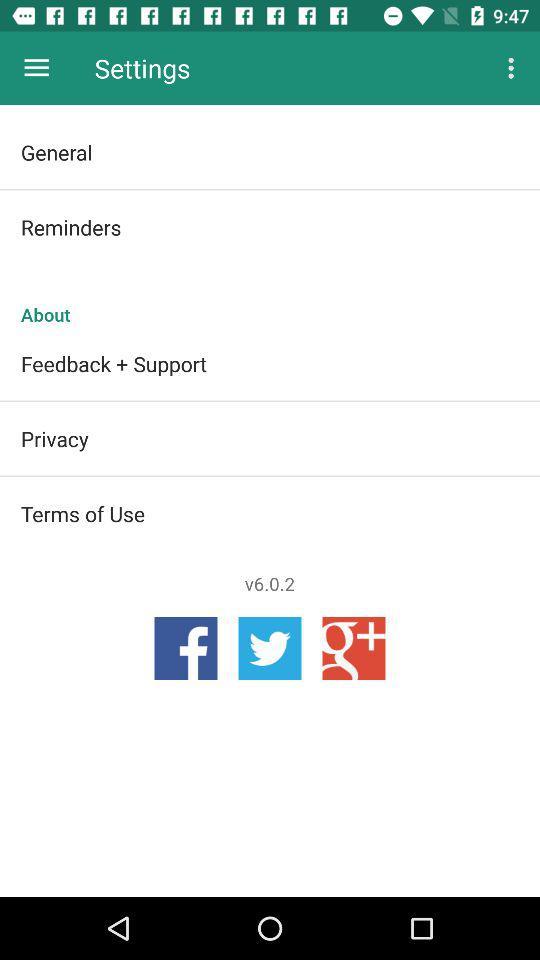 This screenshot has height=960, width=540. I want to click on reminders icon, so click(270, 227).